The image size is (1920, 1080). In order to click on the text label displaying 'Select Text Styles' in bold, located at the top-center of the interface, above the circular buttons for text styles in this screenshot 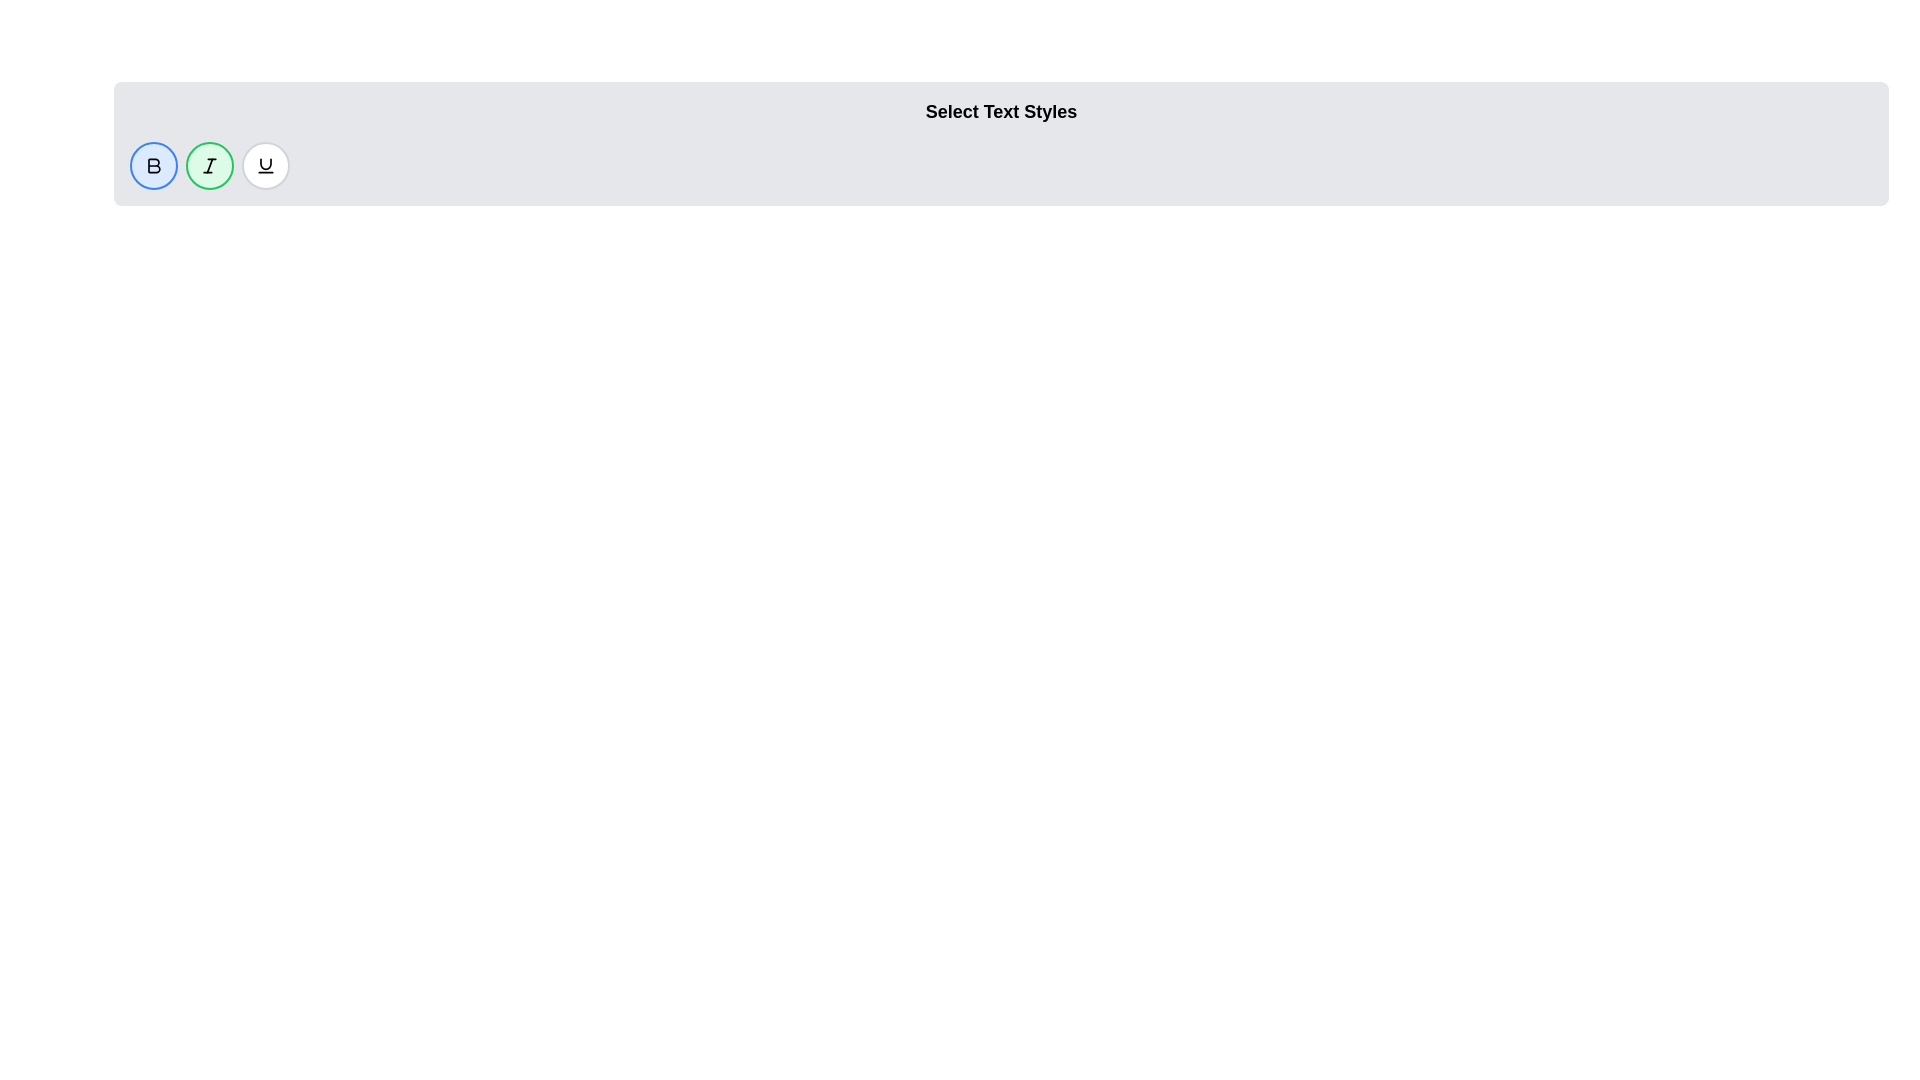, I will do `click(1001, 111)`.